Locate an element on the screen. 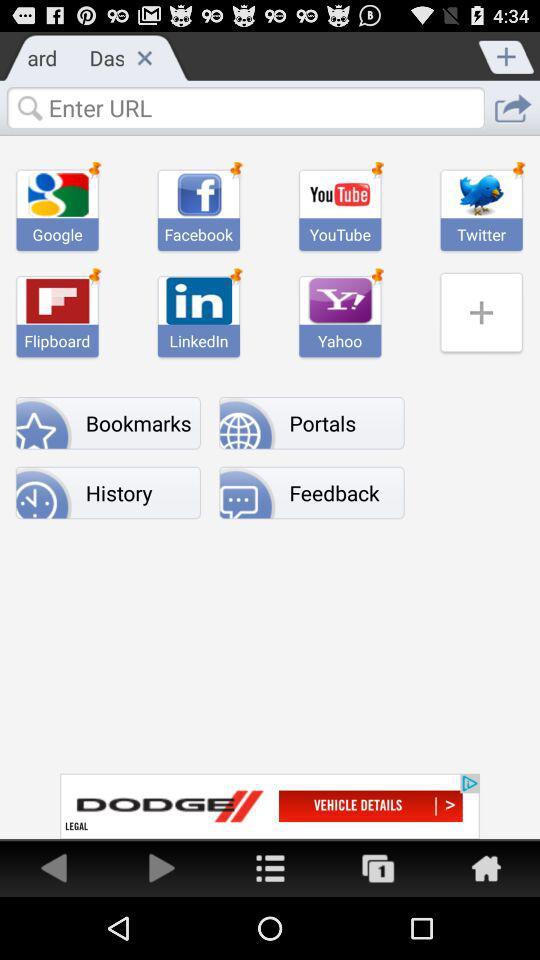  tab close is located at coordinates (143, 56).